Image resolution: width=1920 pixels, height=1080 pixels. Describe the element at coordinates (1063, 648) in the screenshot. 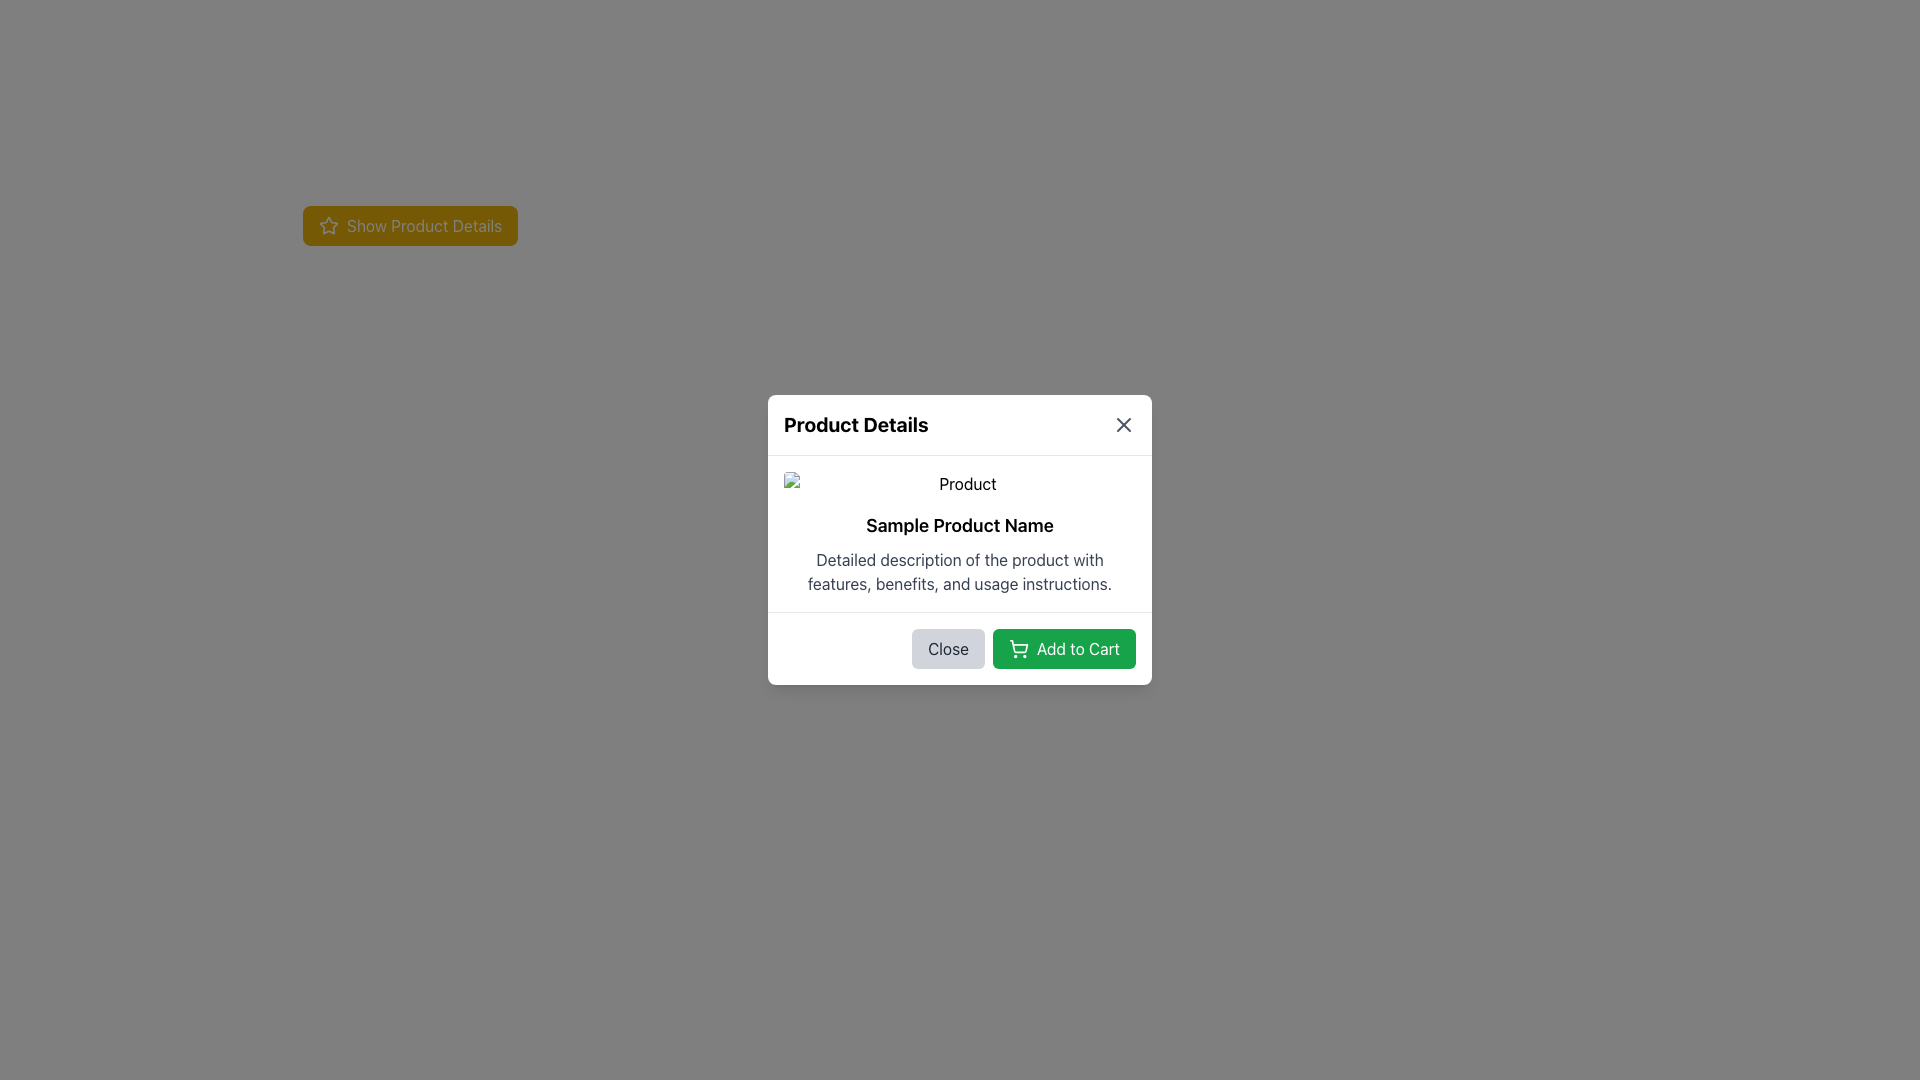

I see `the 'Add to Cart' button located in the bottom-right corner of the 'Product Details' modal dialog` at that location.